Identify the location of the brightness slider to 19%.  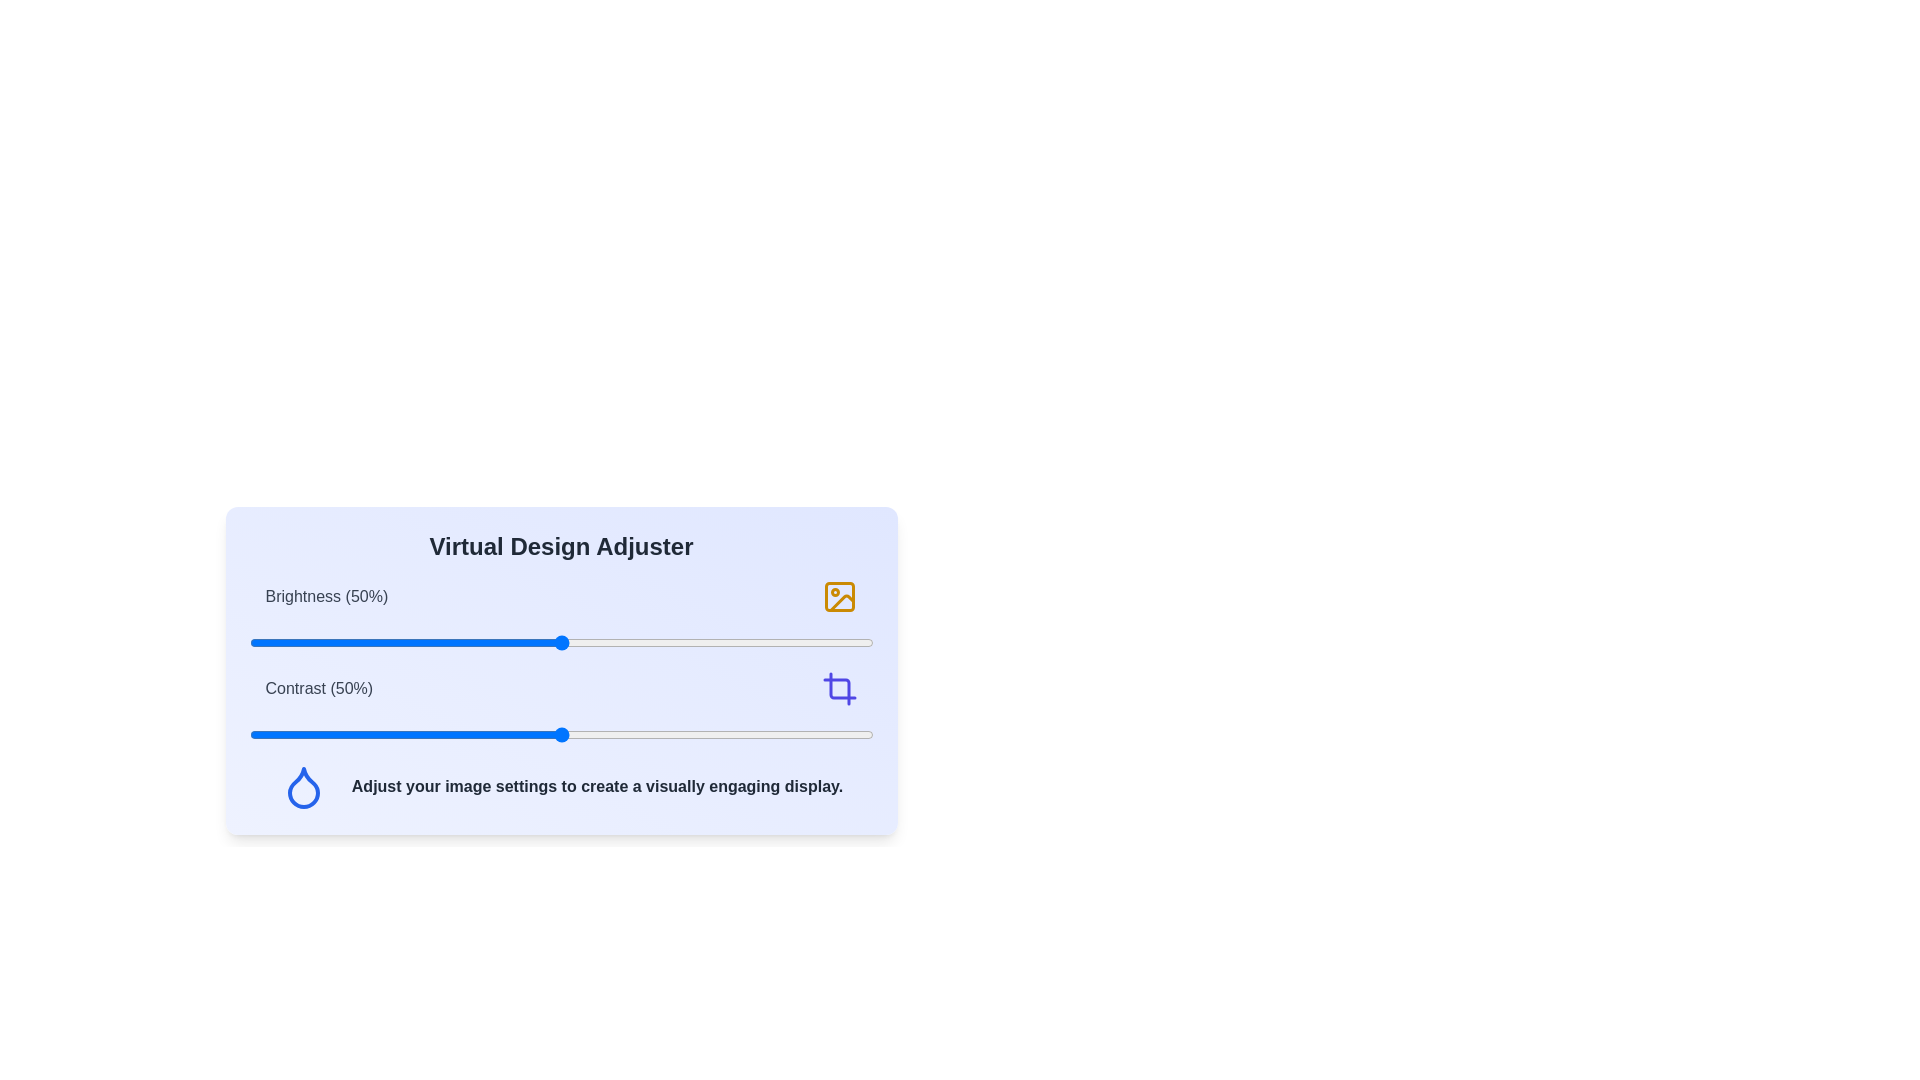
(368, 643).